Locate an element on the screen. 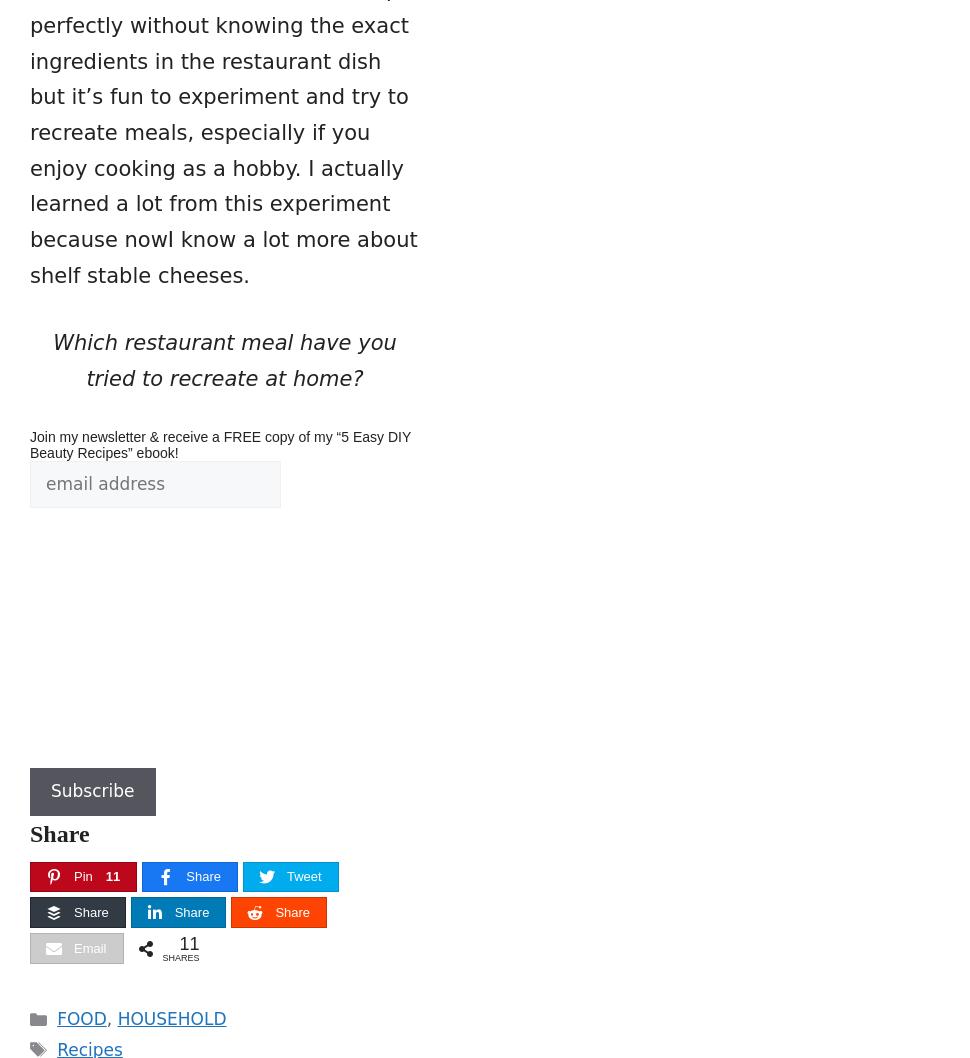 The image size is (970, 1058). 'HOUSEHOLD' is located at coordinates (116, 1017).